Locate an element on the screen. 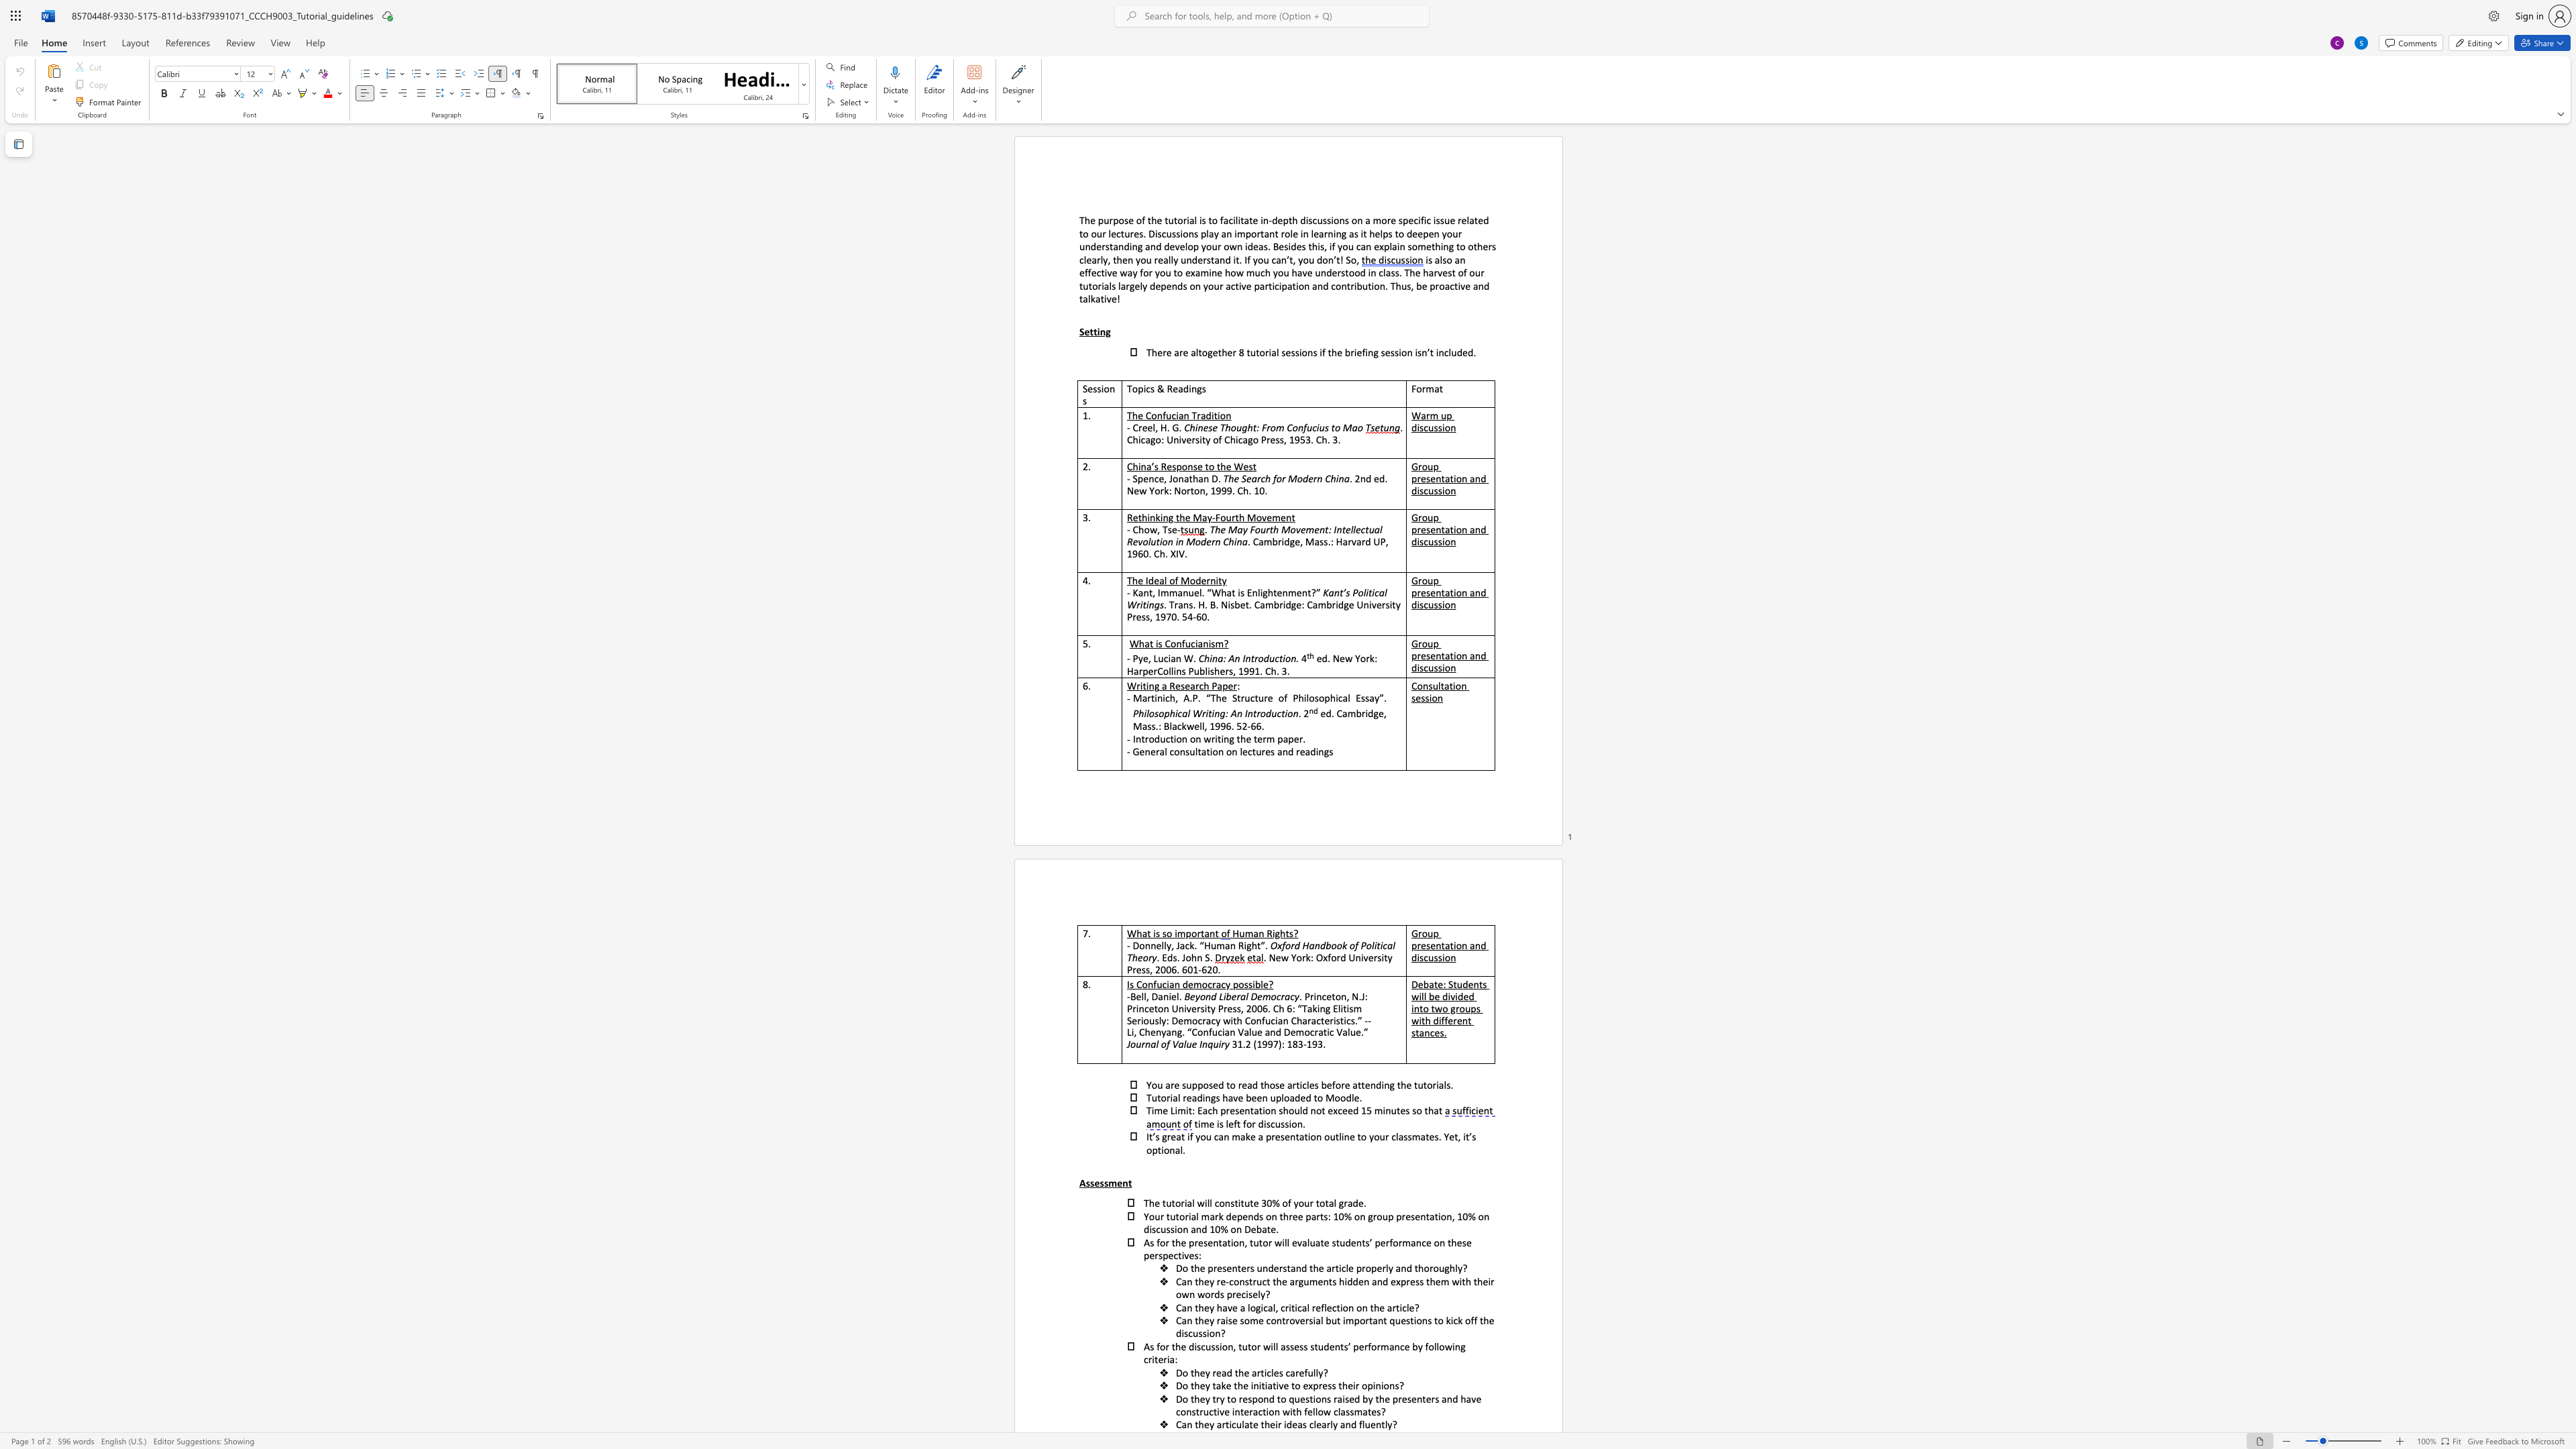 This screenshot has width=2576, height=1449. the subset text "ew York" within the text "ed. New York:" is located at coordinates (1339, 658).